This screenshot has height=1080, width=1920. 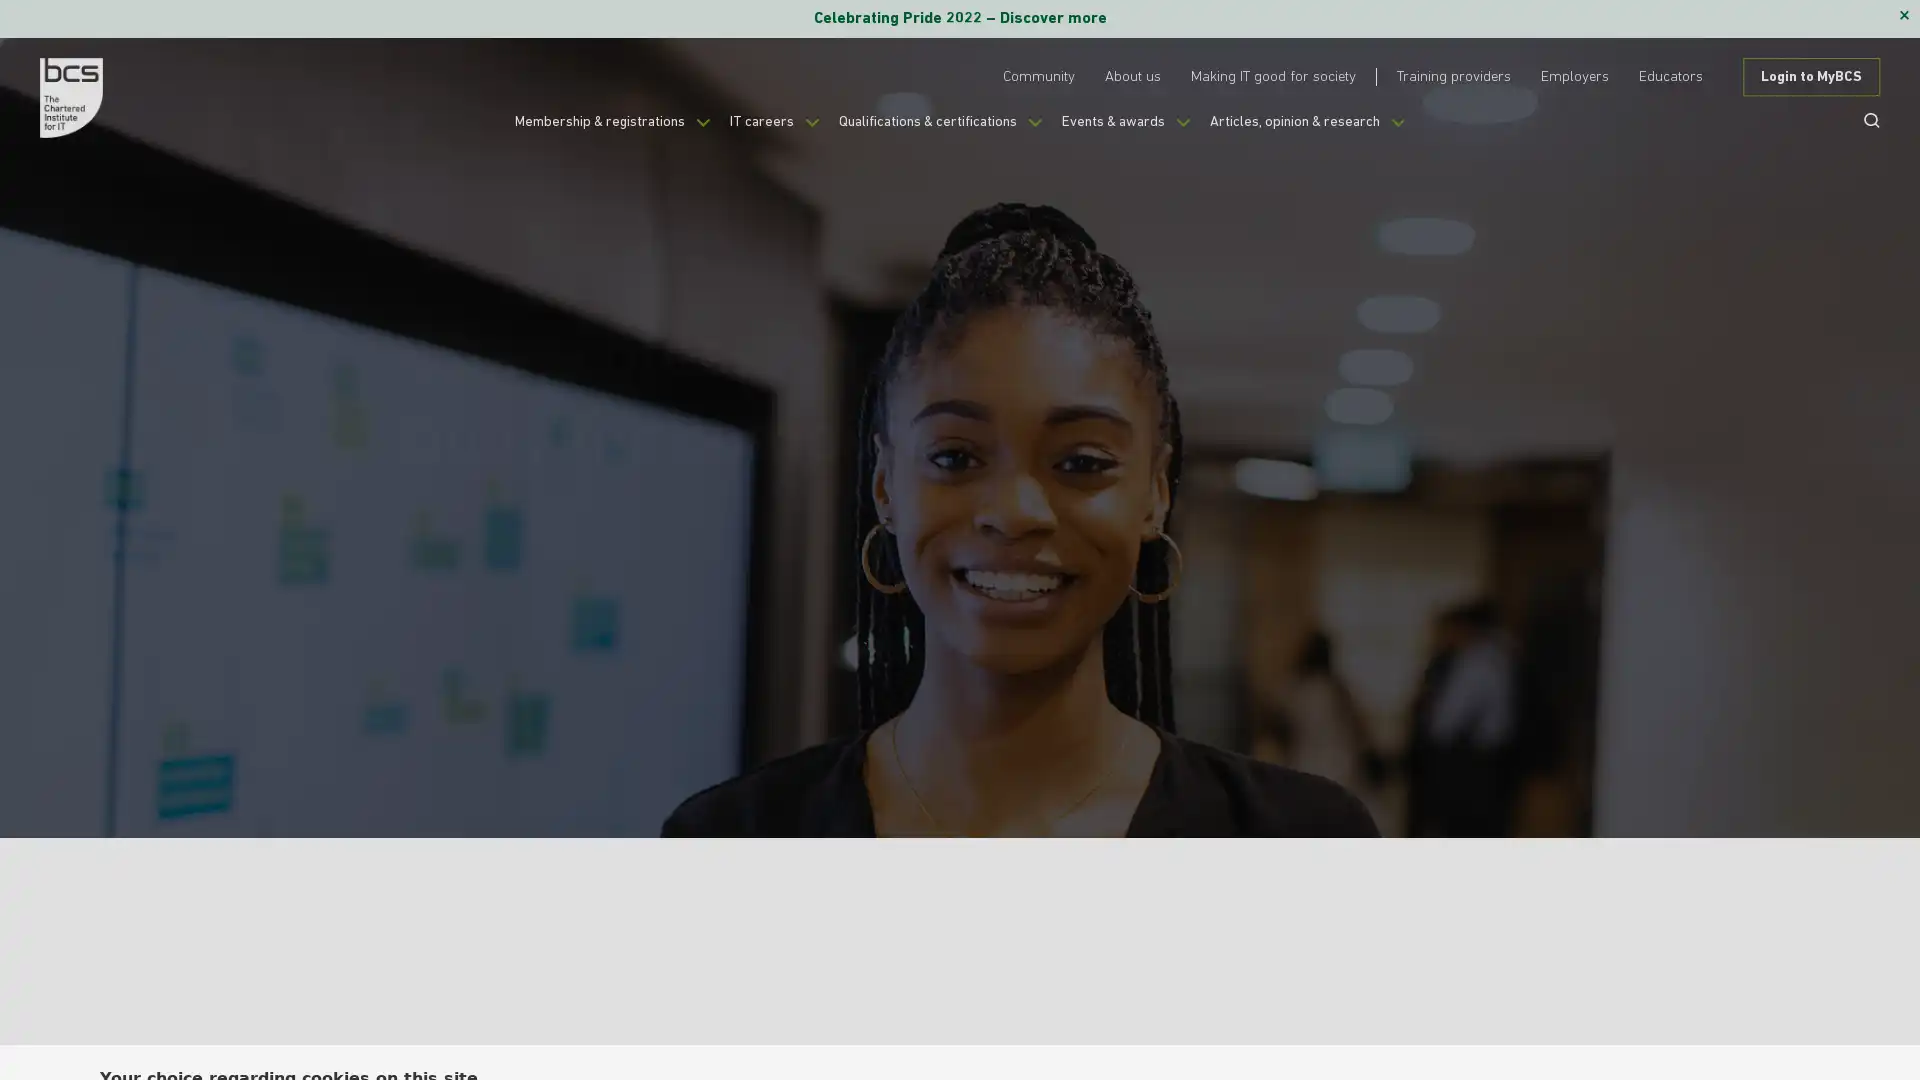 What do you see at coordinates (576, 132) in the screenshot?
I see `Membership & registrations` at bounding box center [576, 132].